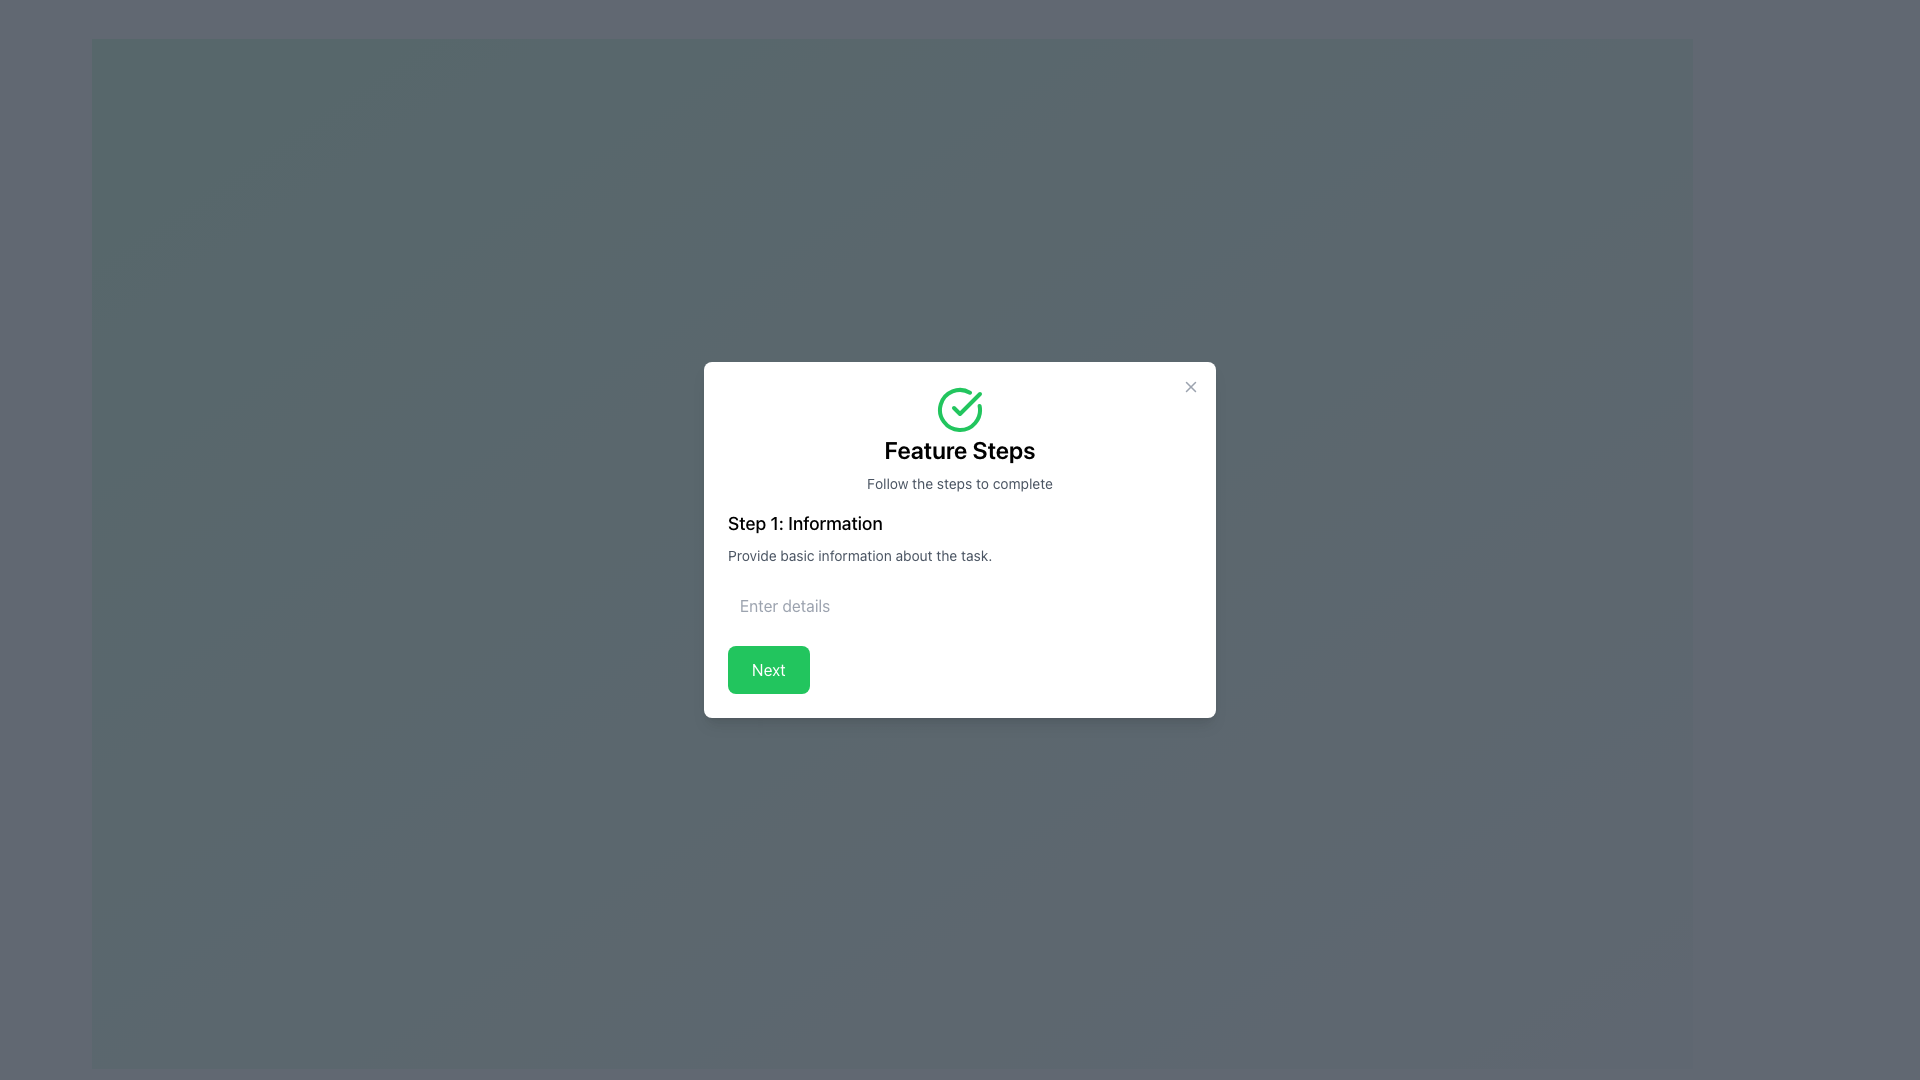  What do you see at coordinates (1190, 386) in the screenshot?
I see `the small cross-shaped icon located at the top-right corner of the dialog box` at bounding box center [1190, 386].